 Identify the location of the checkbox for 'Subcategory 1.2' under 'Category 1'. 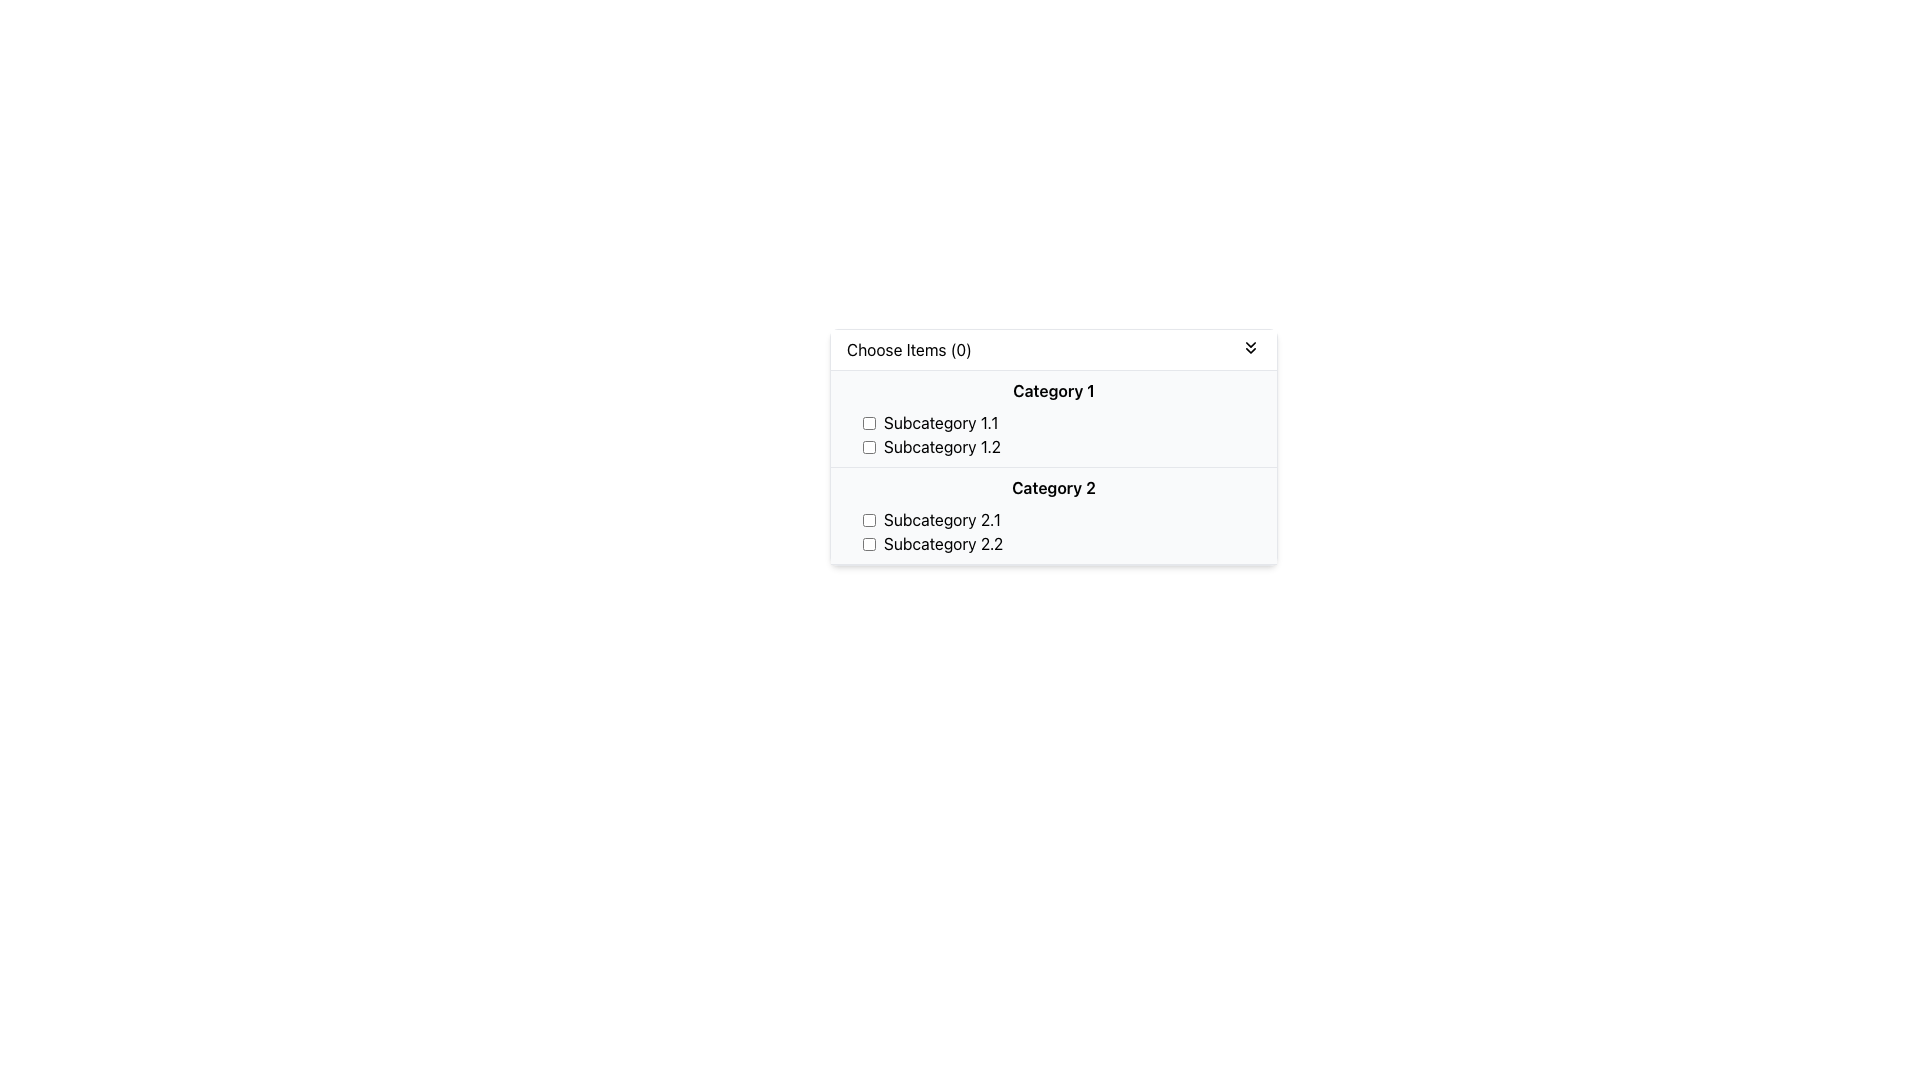
(869, 446).